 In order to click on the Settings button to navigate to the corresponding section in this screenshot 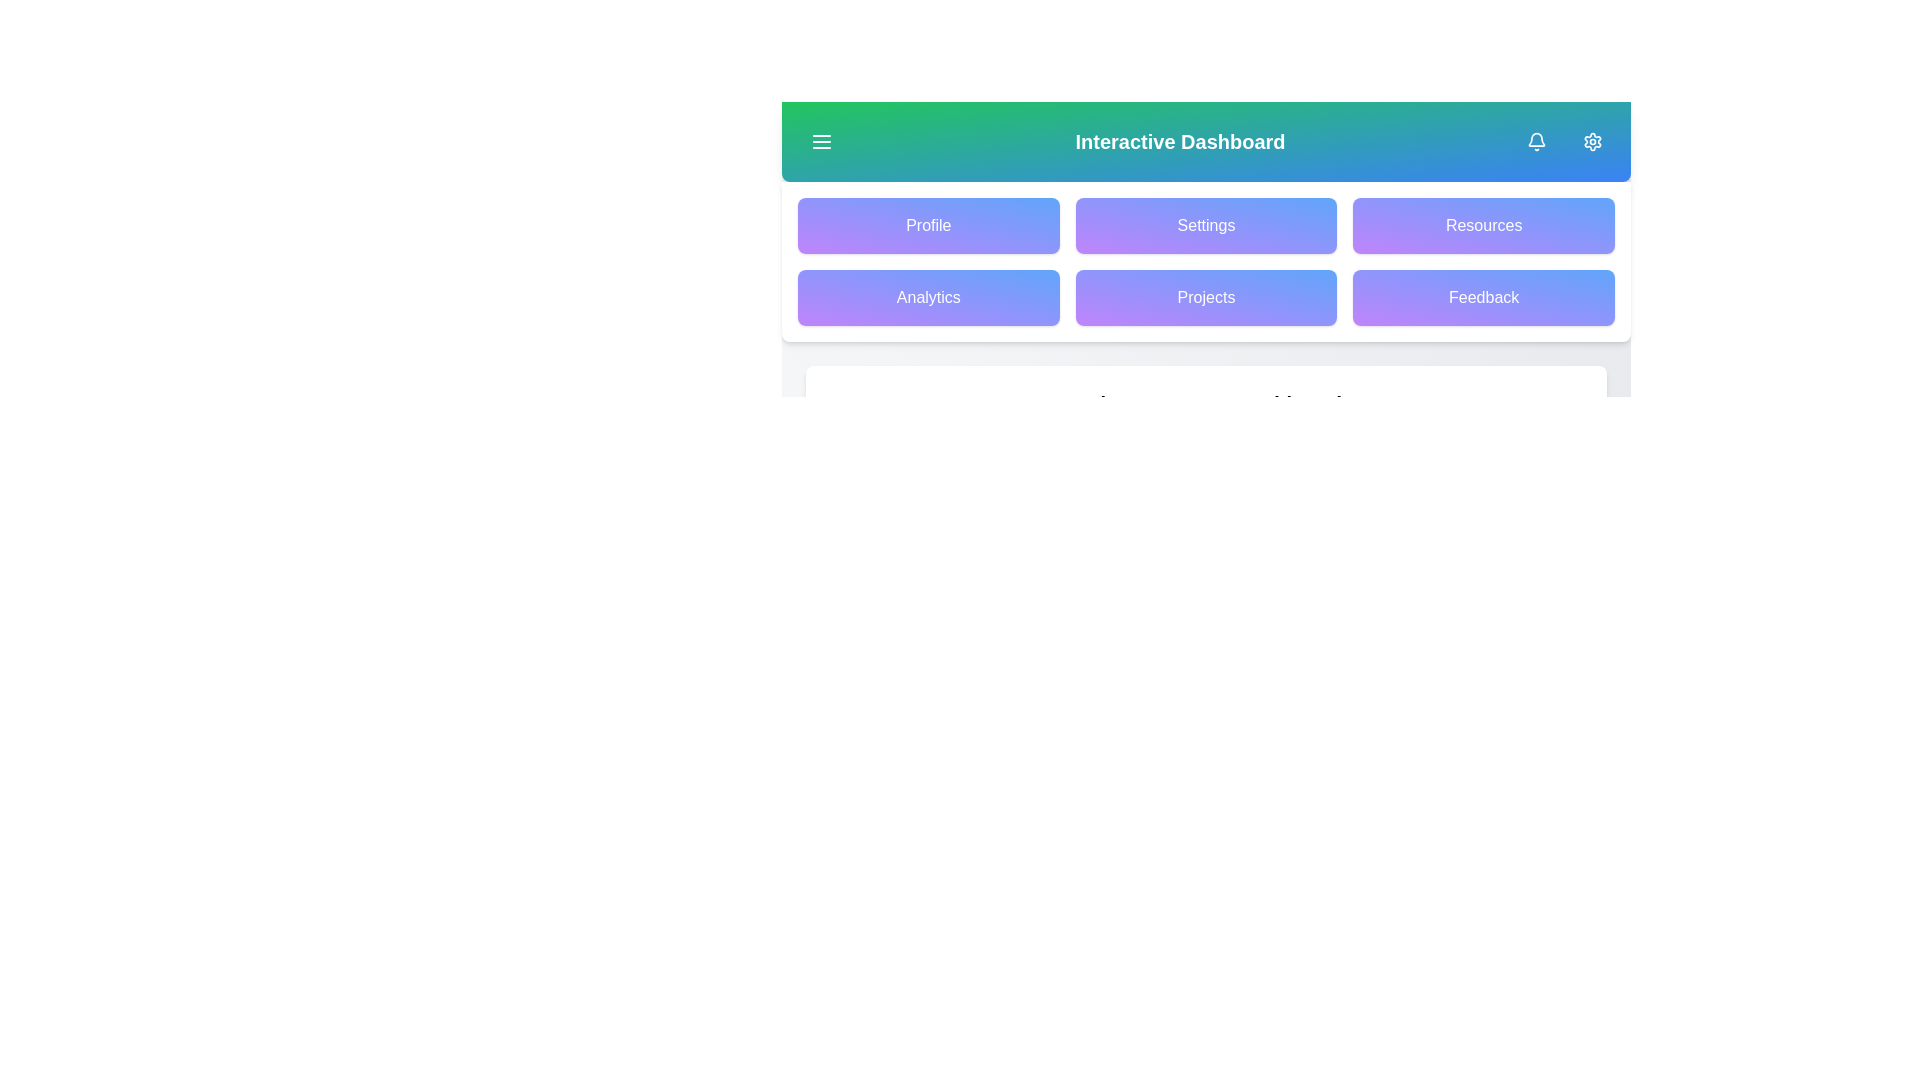, I will do `click(1204, 225)`.